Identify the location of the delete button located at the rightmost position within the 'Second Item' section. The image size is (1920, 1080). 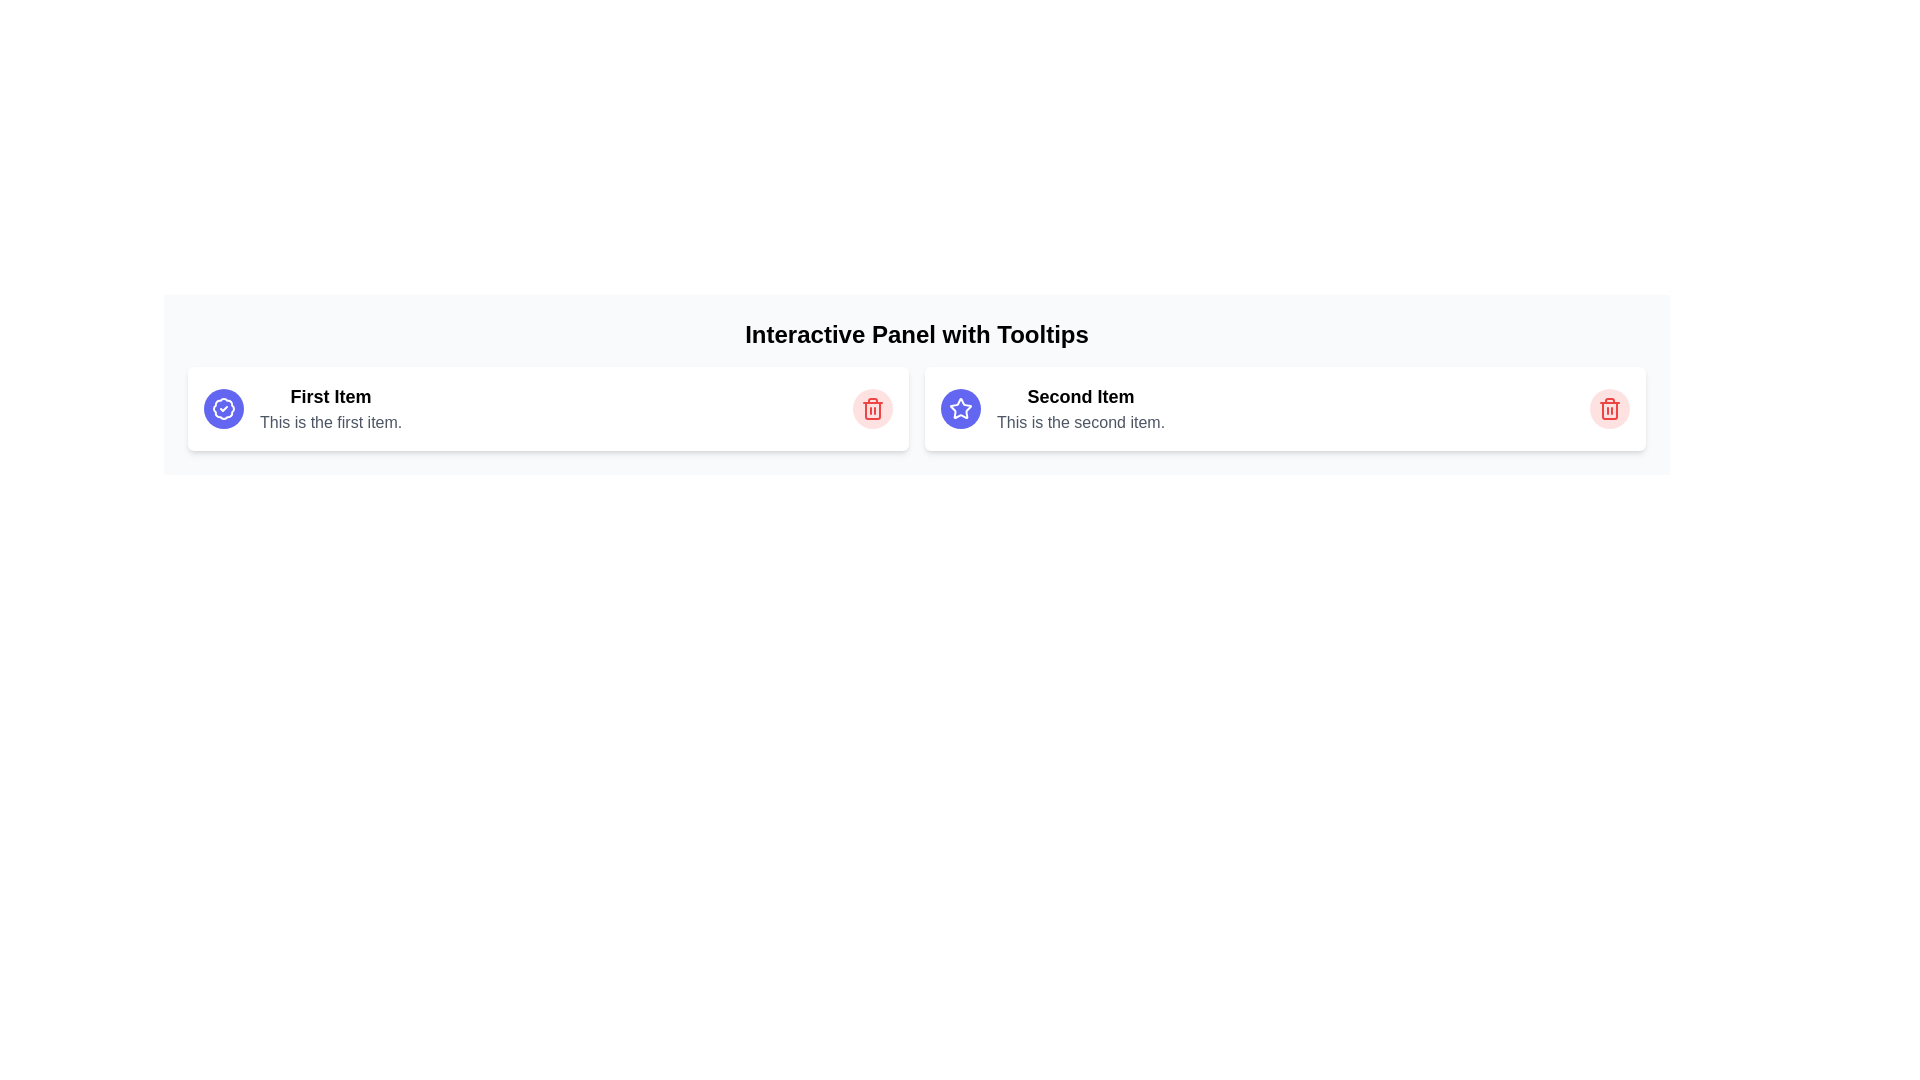
(1609, 407).